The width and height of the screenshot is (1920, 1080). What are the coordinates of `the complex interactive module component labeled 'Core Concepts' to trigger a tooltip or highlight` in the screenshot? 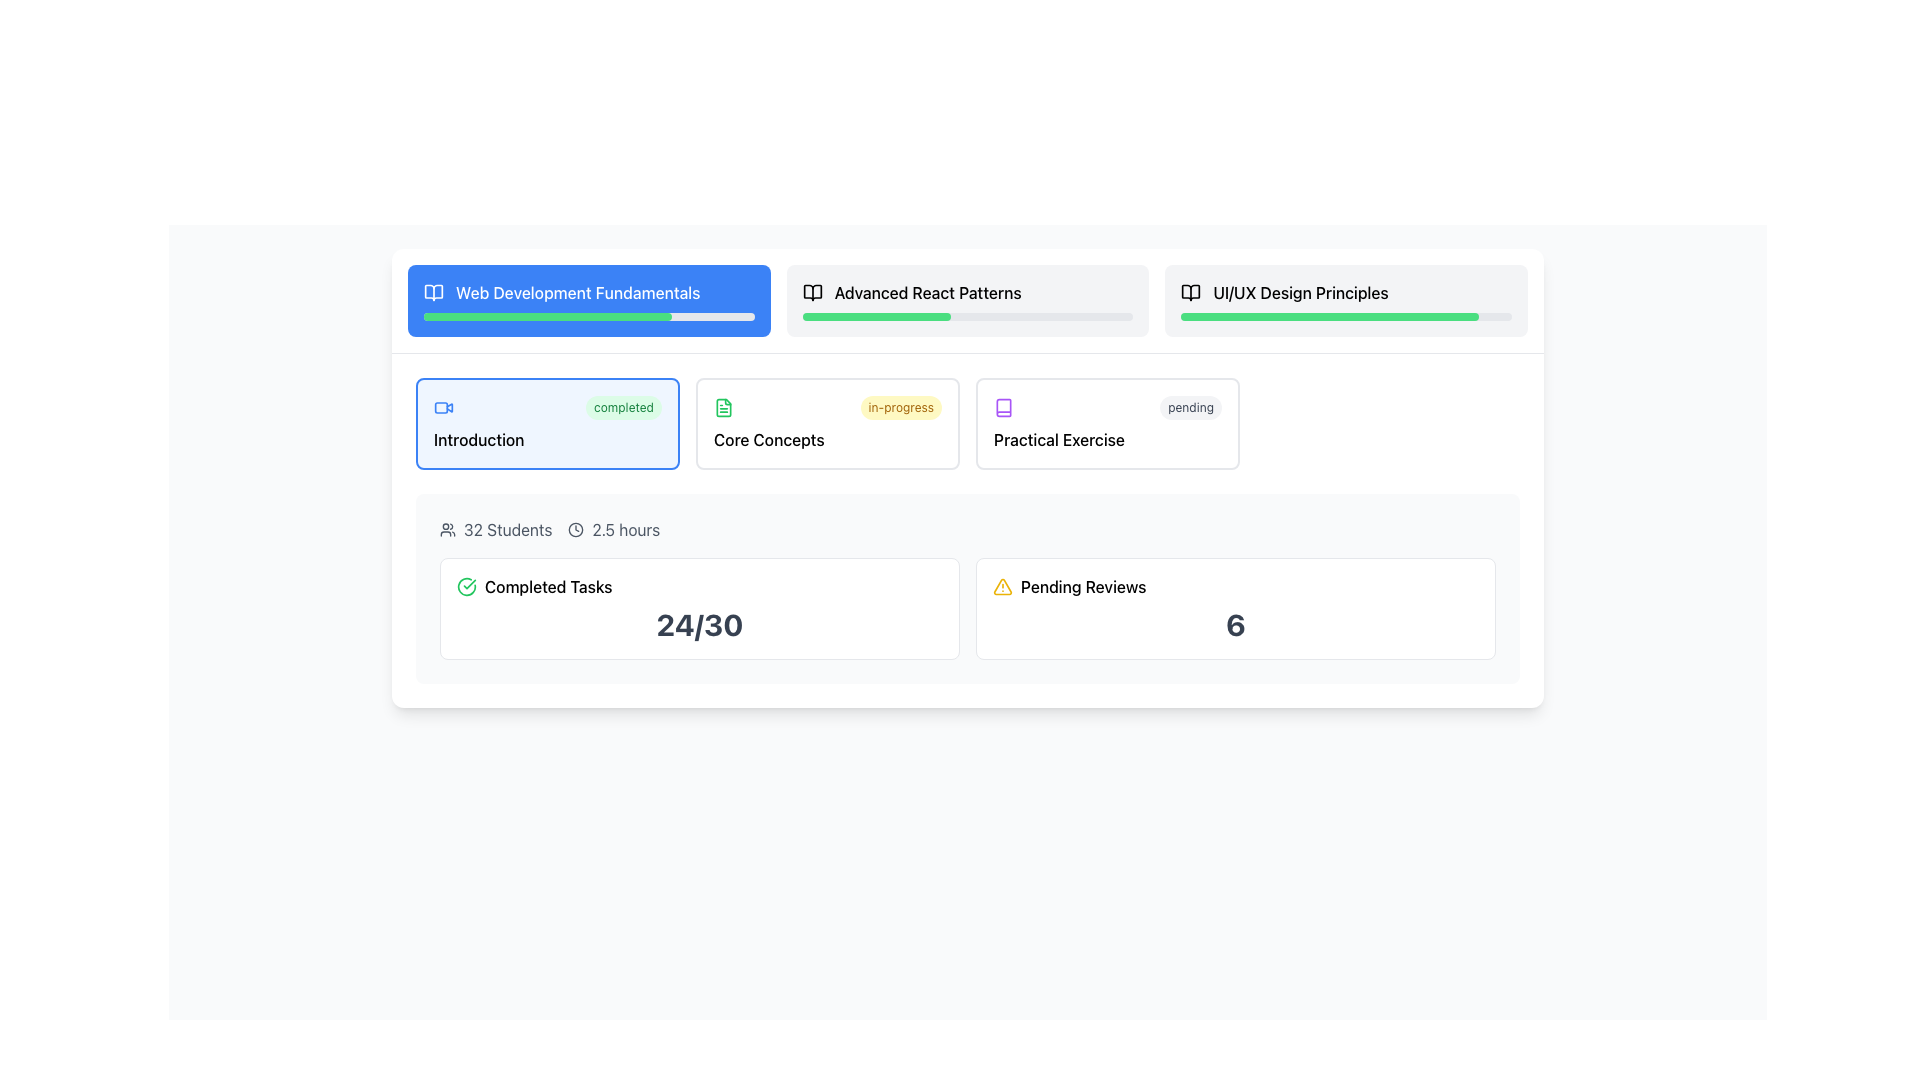 It's located at (828, 423).